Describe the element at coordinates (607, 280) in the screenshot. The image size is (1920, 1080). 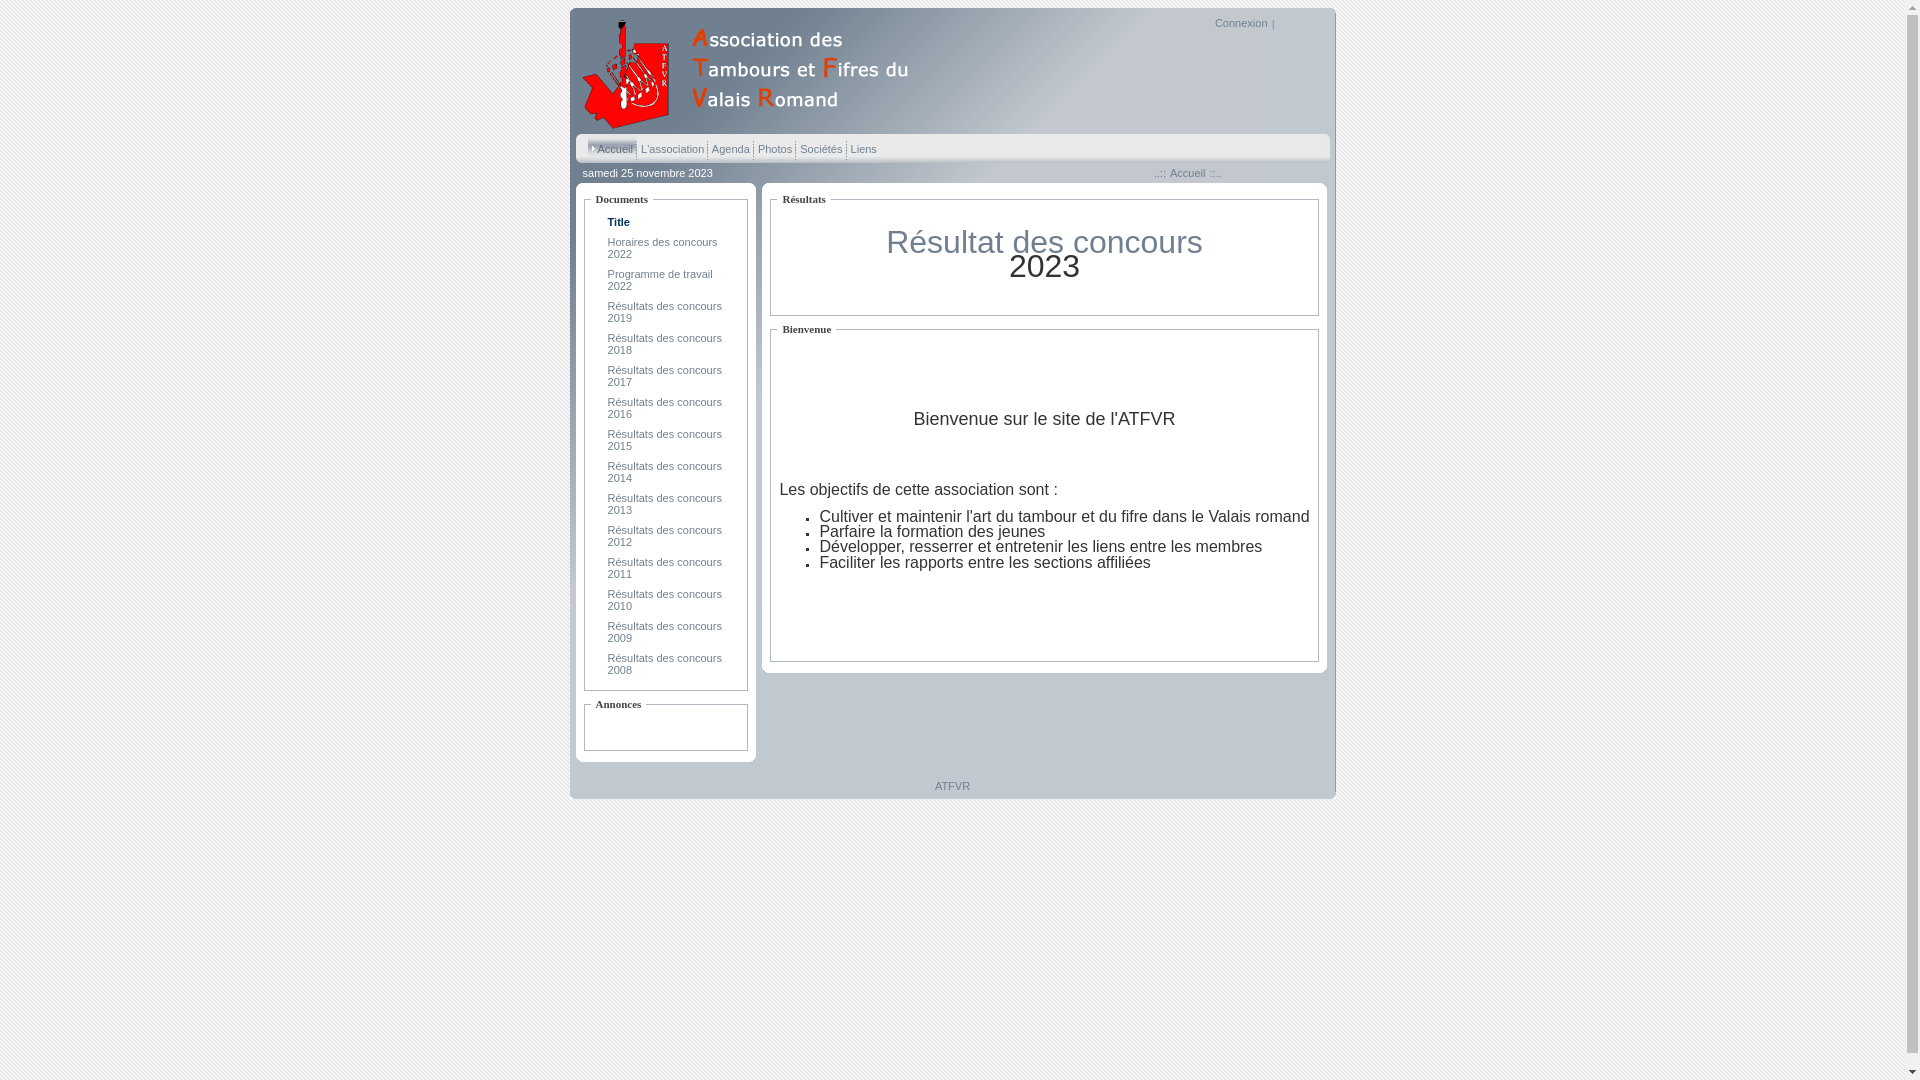
I see `'Programme de travail 2022'` at that location.